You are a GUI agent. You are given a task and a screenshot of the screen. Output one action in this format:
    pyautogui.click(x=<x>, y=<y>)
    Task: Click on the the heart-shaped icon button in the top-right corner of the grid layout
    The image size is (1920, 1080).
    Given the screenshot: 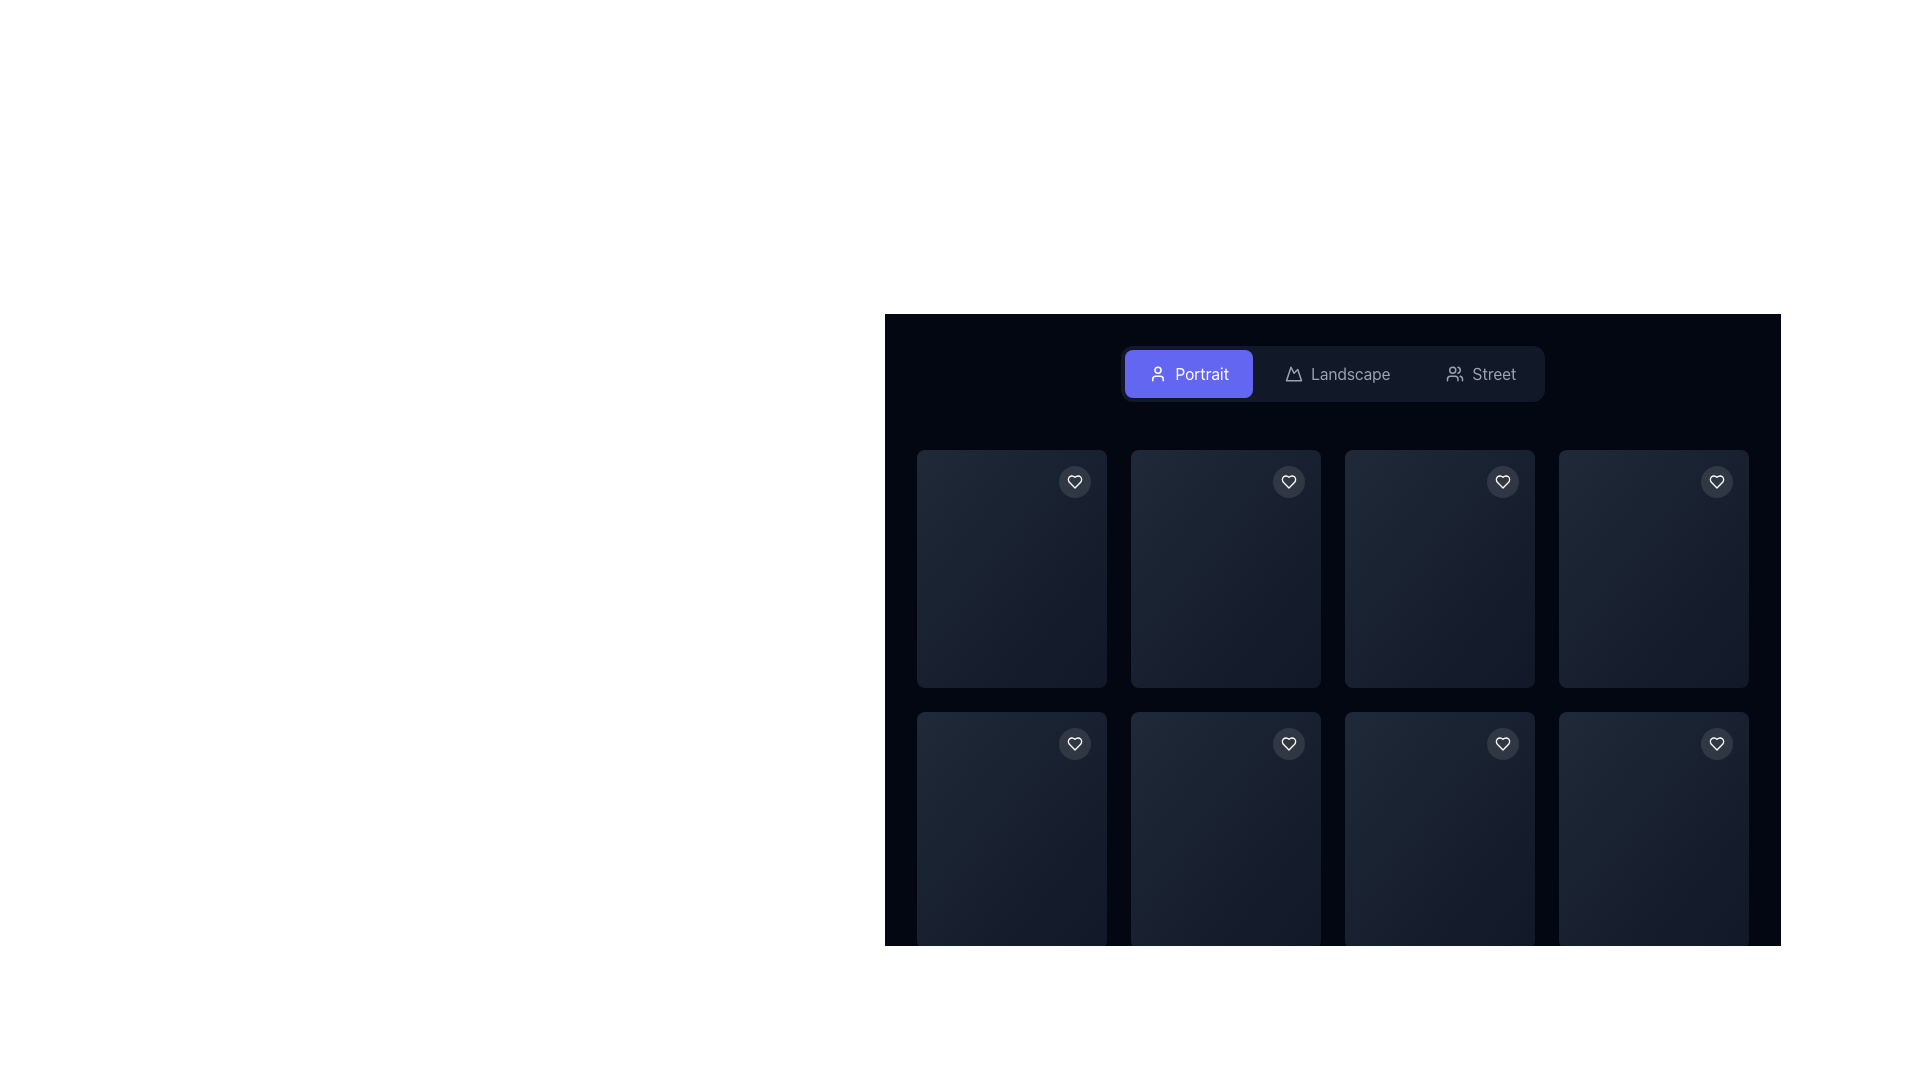 What is the action you would take?
    pyautogui.click(x=1716, y=482)
    